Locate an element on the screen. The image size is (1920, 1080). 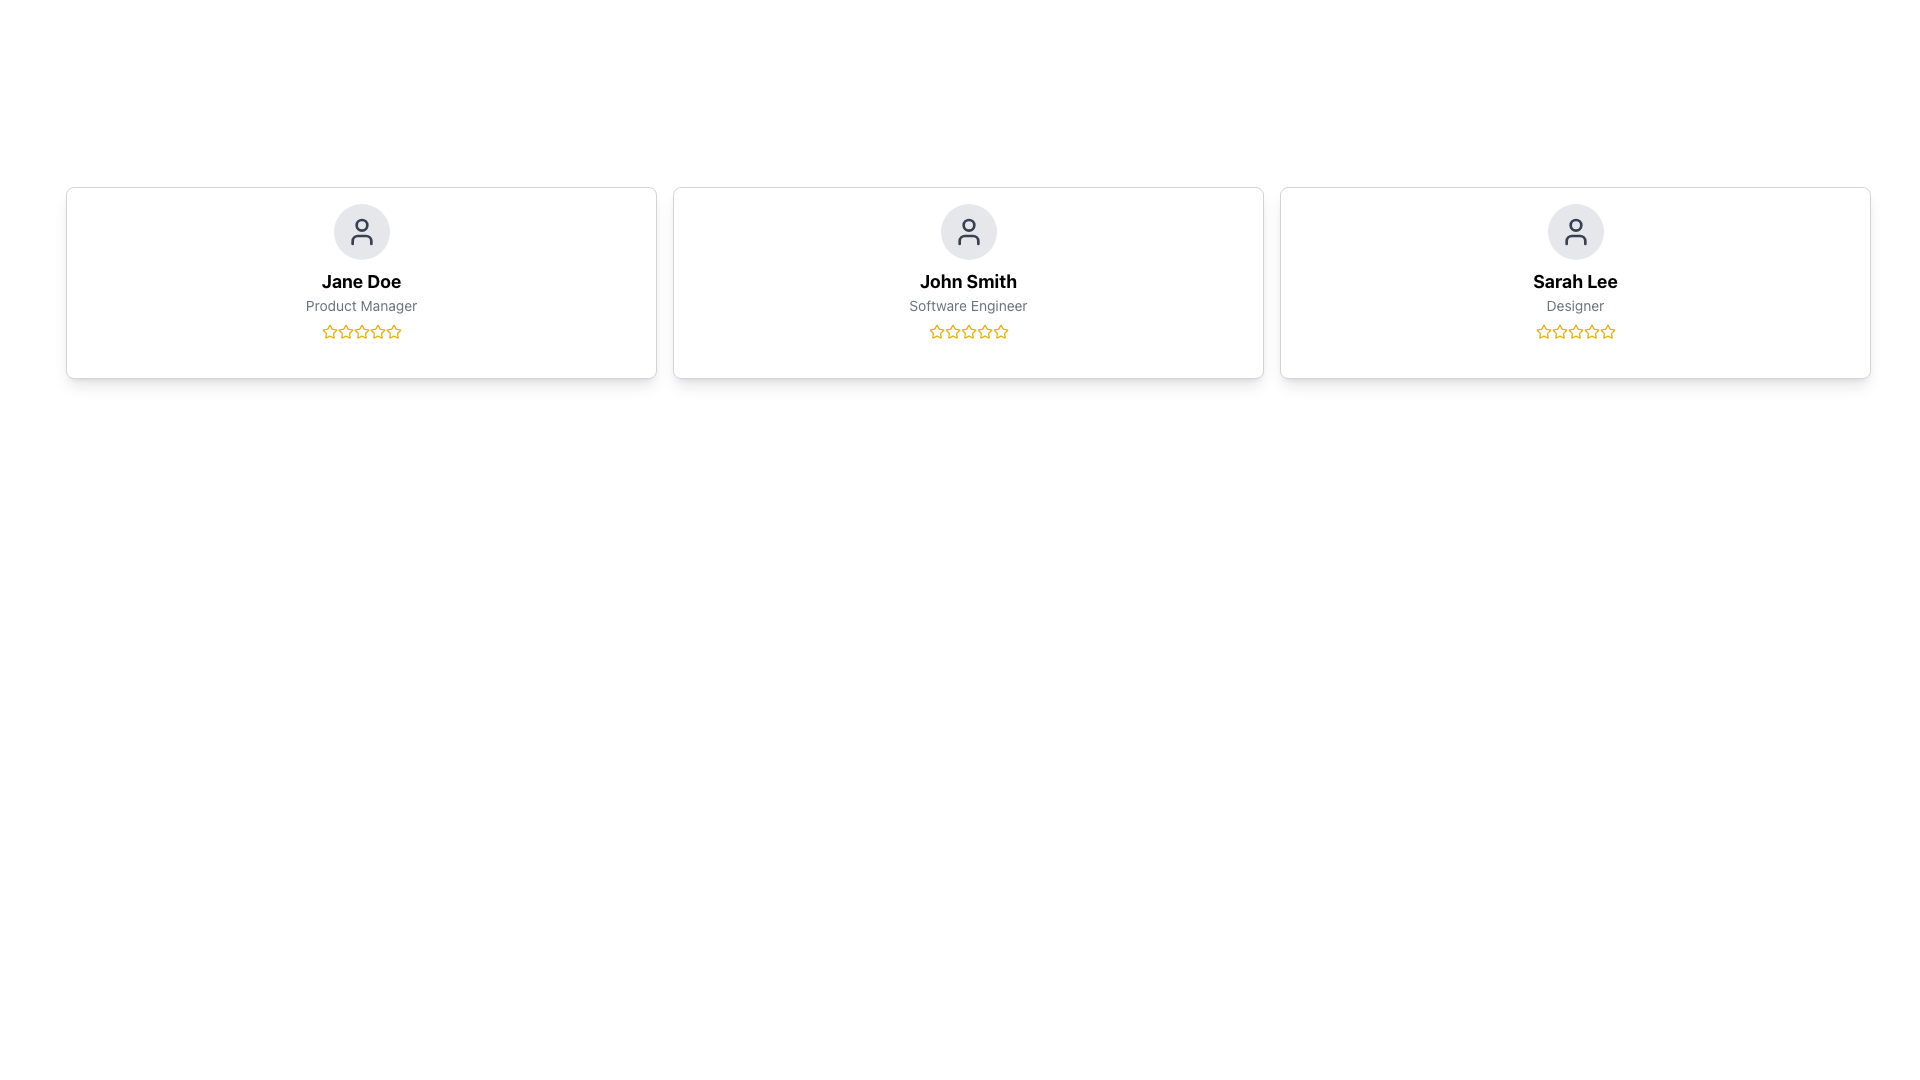
the user profile head icon for 'Sarah Lee', which is a circular SVG element located at the top-center of her profile card on the right side of the layout is located at coordinates (1574, 225).